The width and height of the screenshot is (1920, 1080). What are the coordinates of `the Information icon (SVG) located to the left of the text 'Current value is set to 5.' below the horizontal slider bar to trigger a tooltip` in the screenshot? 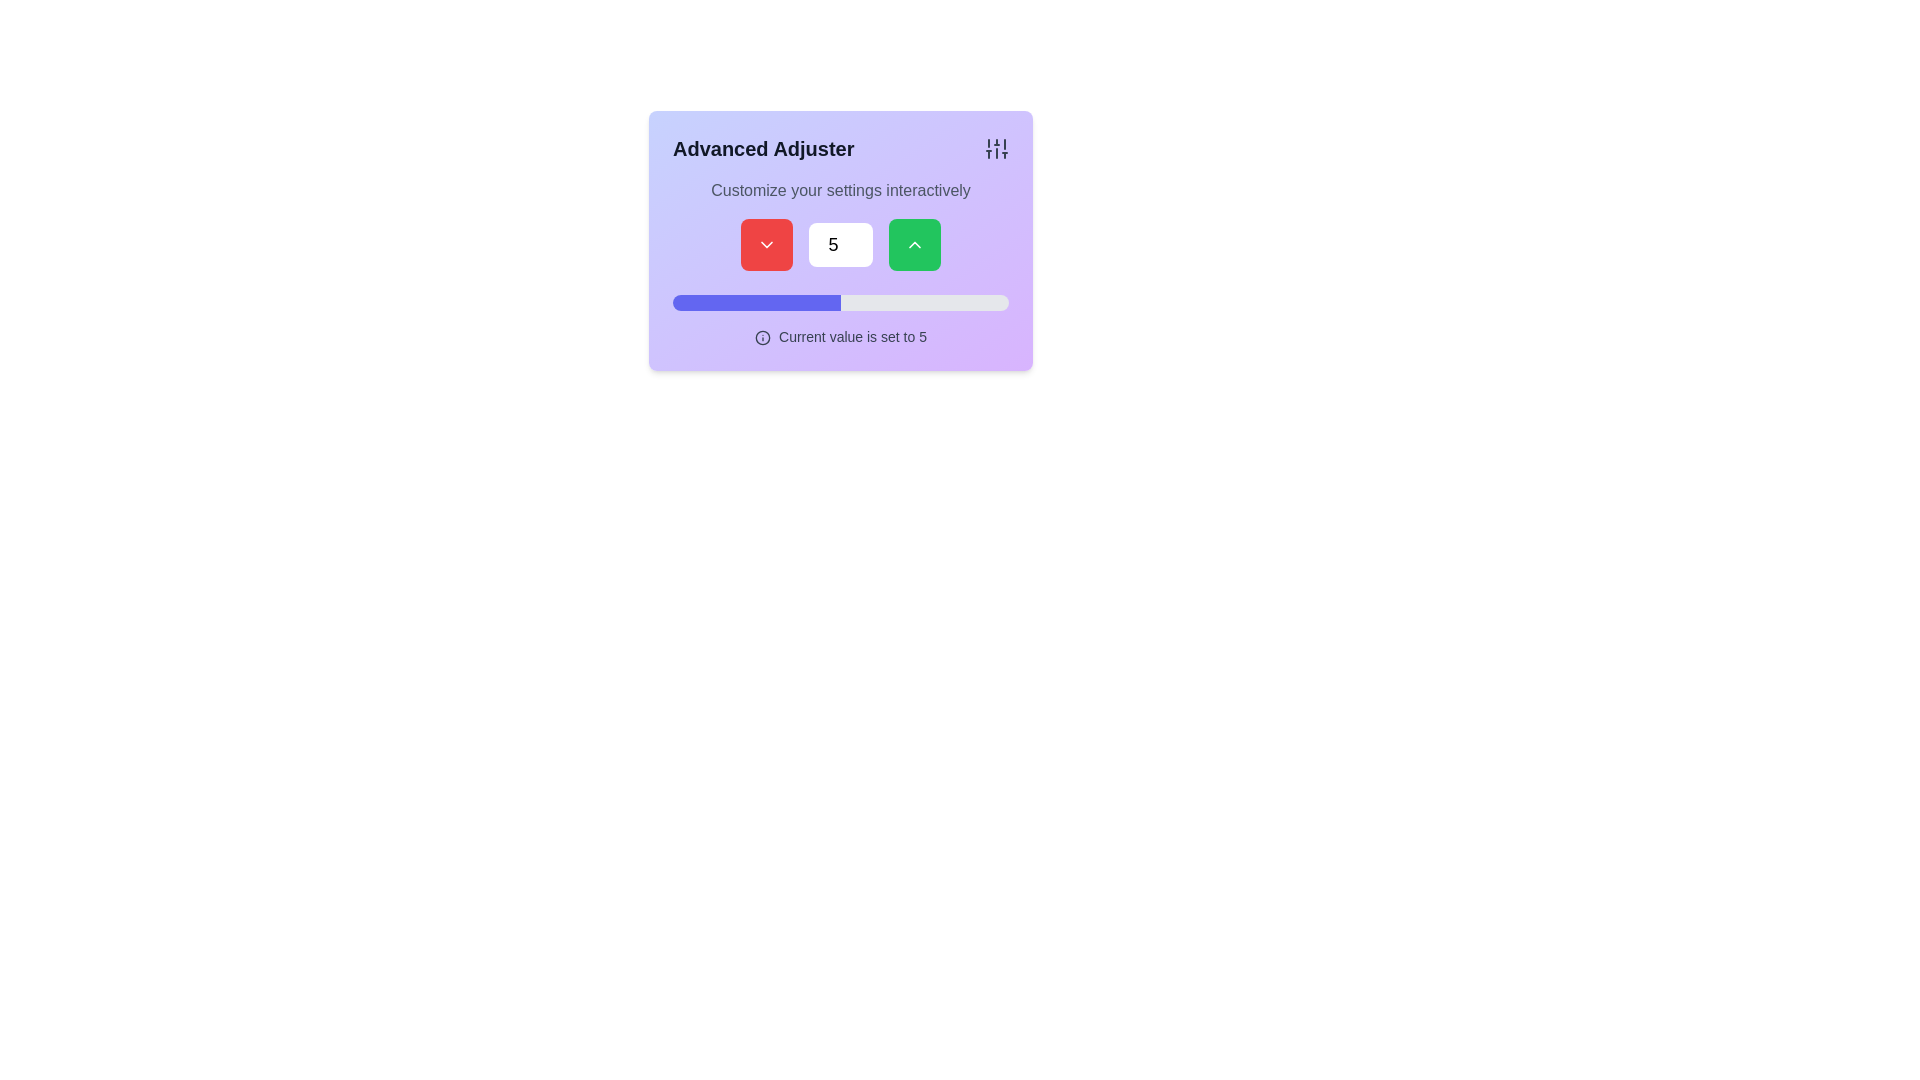 It's located at (762, 337).